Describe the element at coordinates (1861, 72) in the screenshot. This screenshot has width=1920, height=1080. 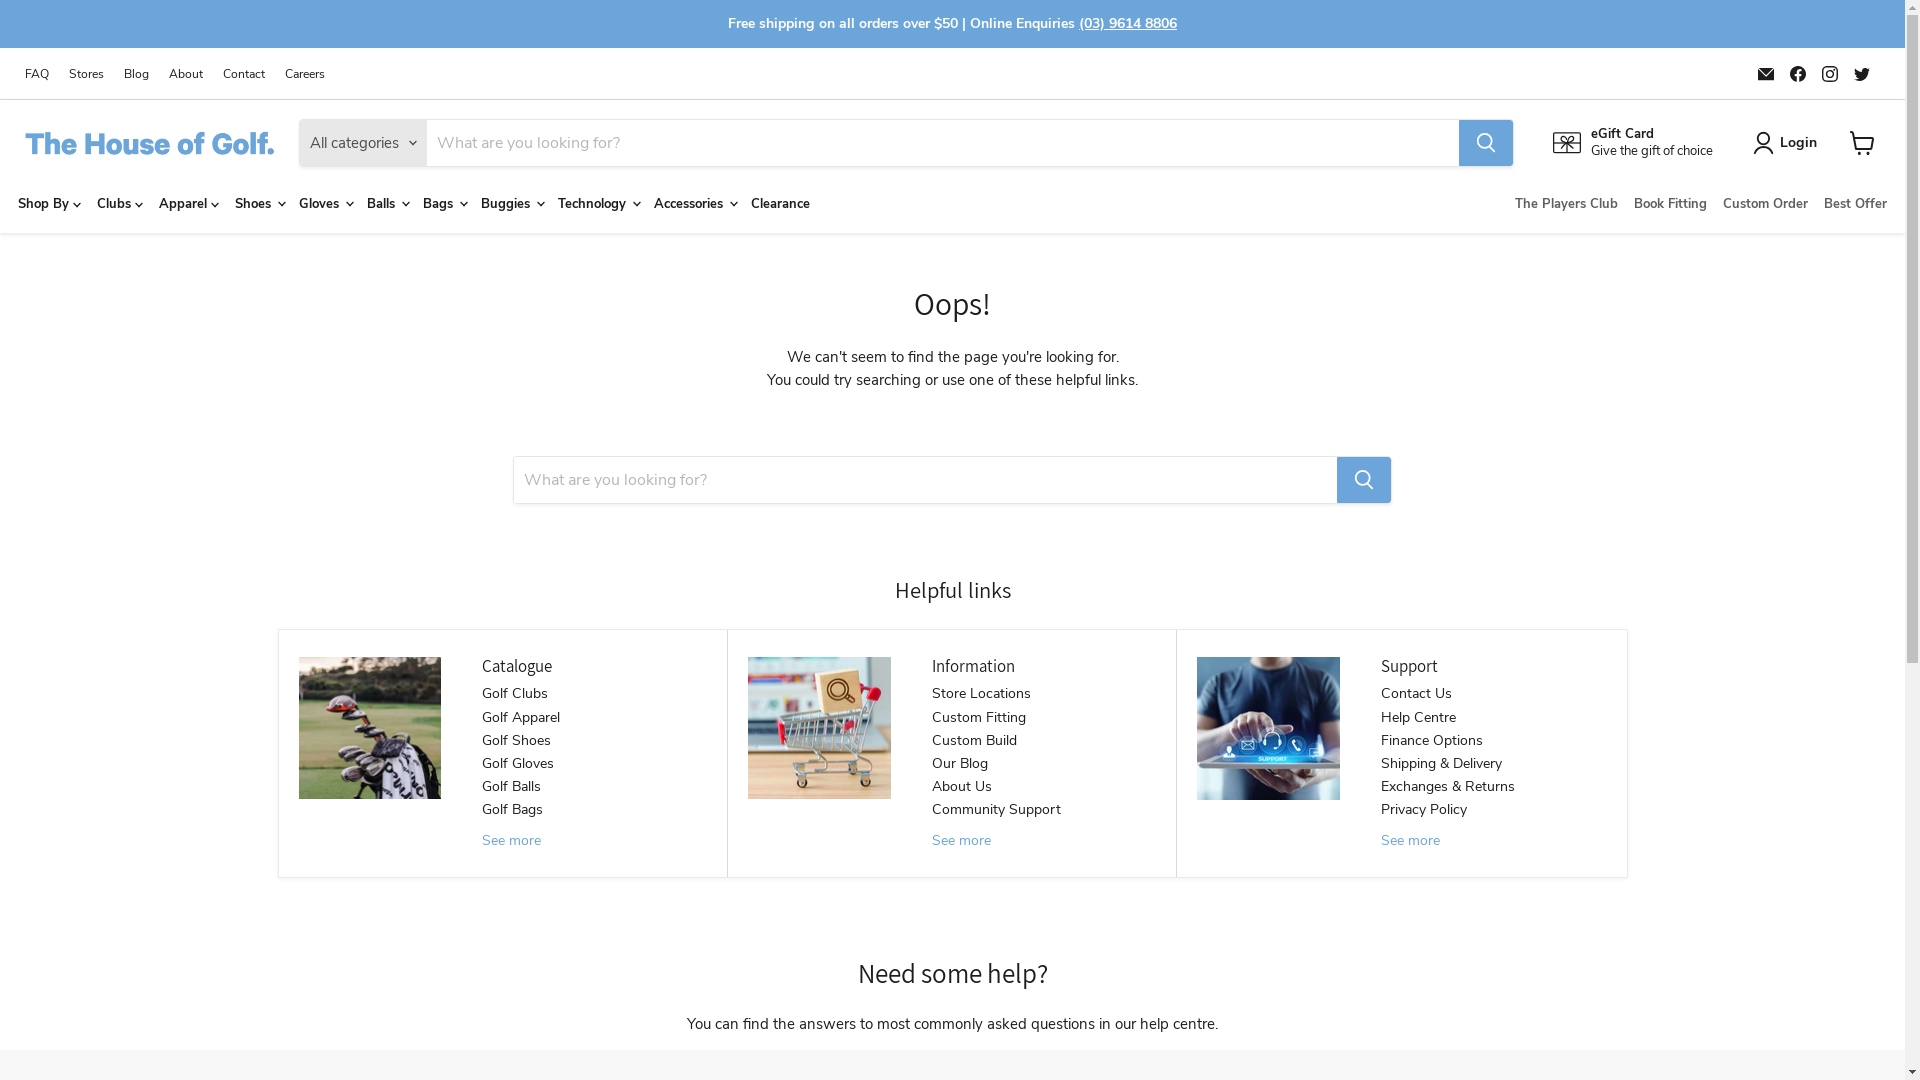
I see `'Find us on Twitter'` at that location.